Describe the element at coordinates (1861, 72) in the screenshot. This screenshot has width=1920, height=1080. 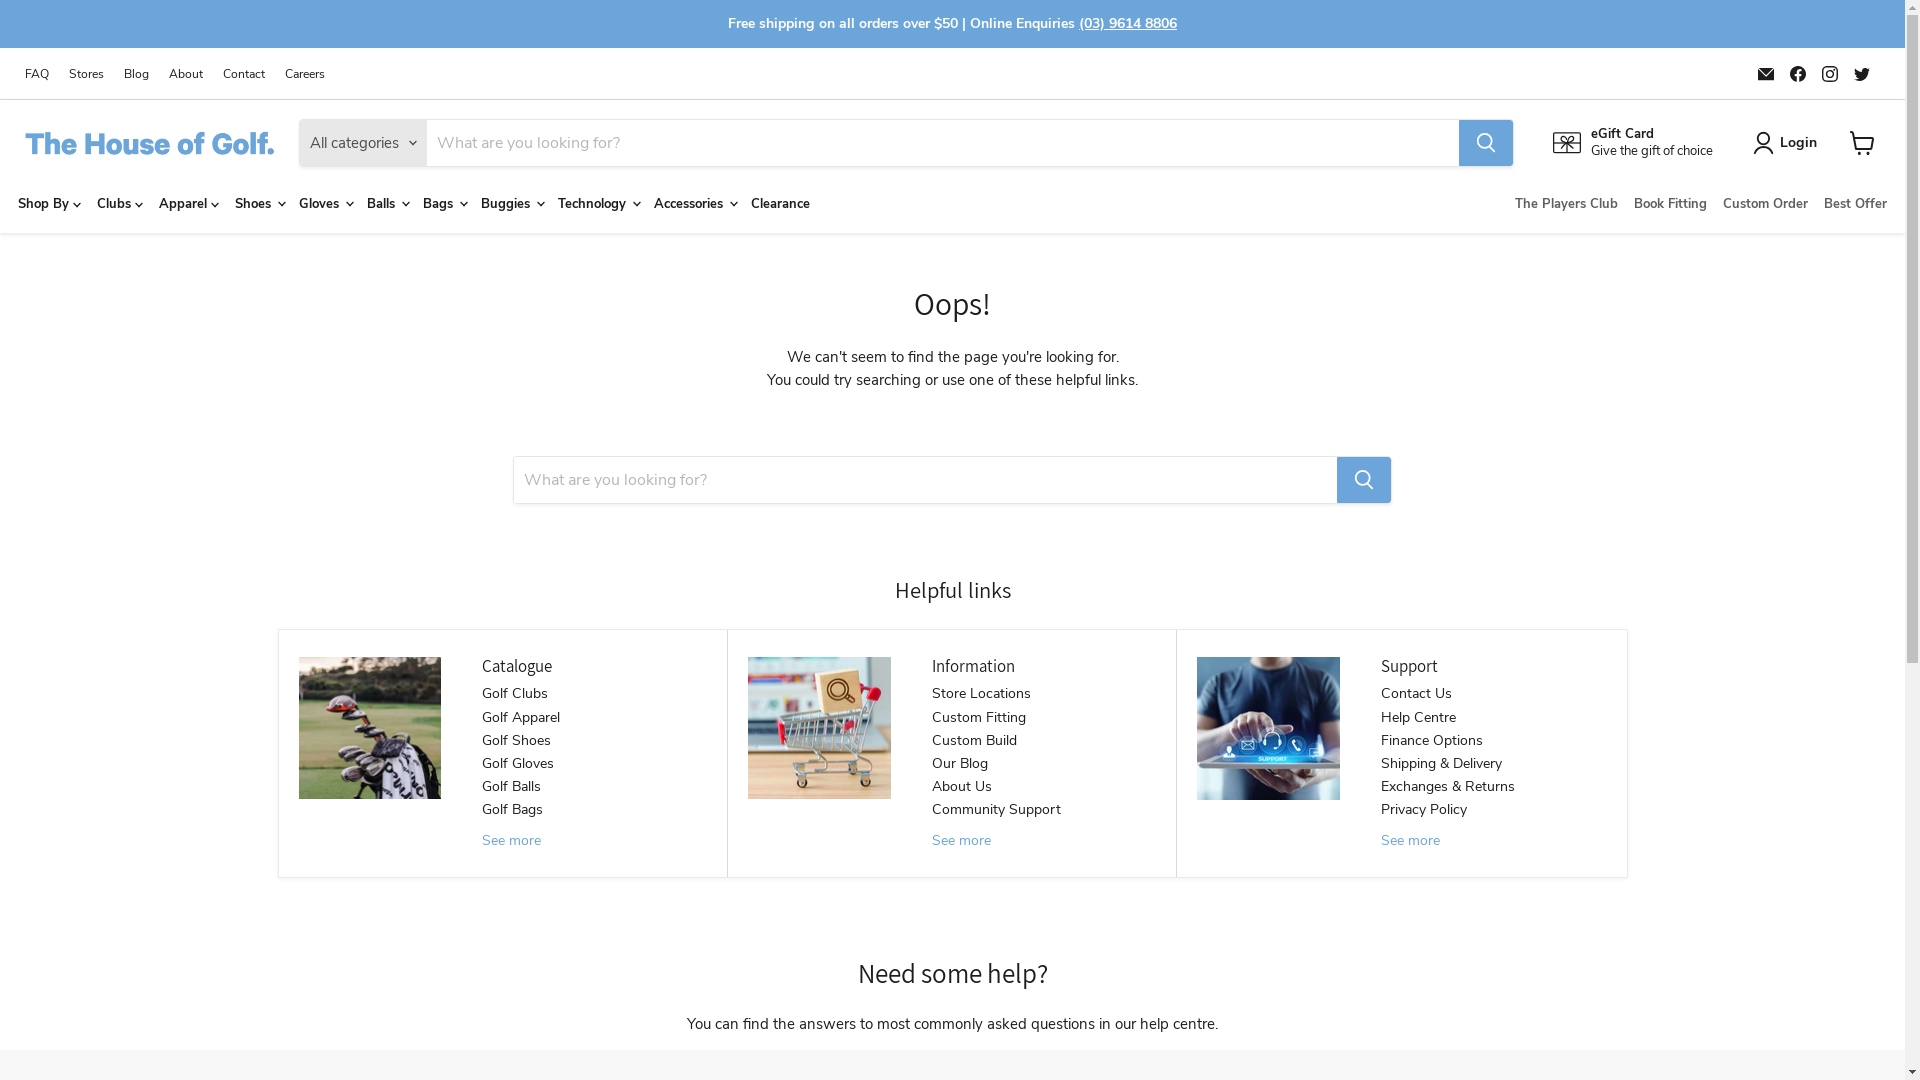
I see `'Find us on Twitter'` at that location.